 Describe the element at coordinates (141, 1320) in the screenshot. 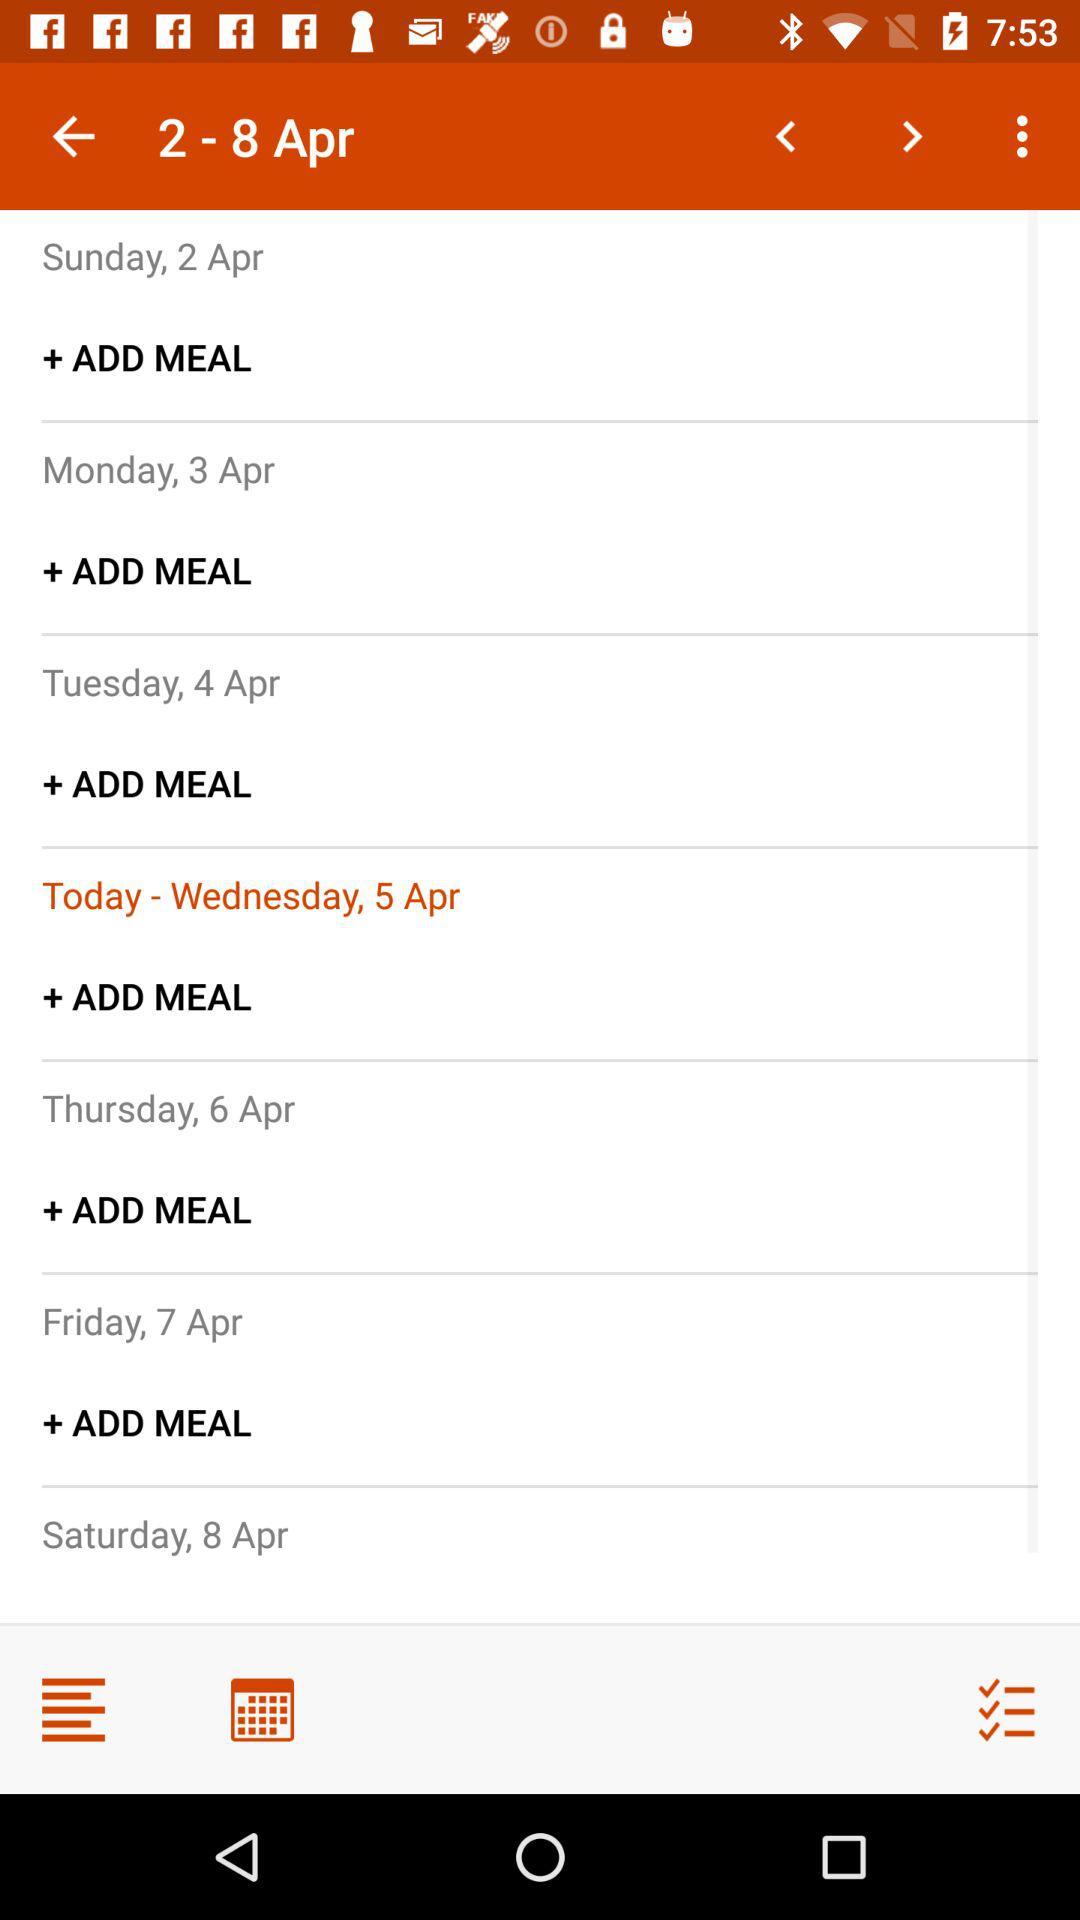

I see `the item above the + add meal` at that location.